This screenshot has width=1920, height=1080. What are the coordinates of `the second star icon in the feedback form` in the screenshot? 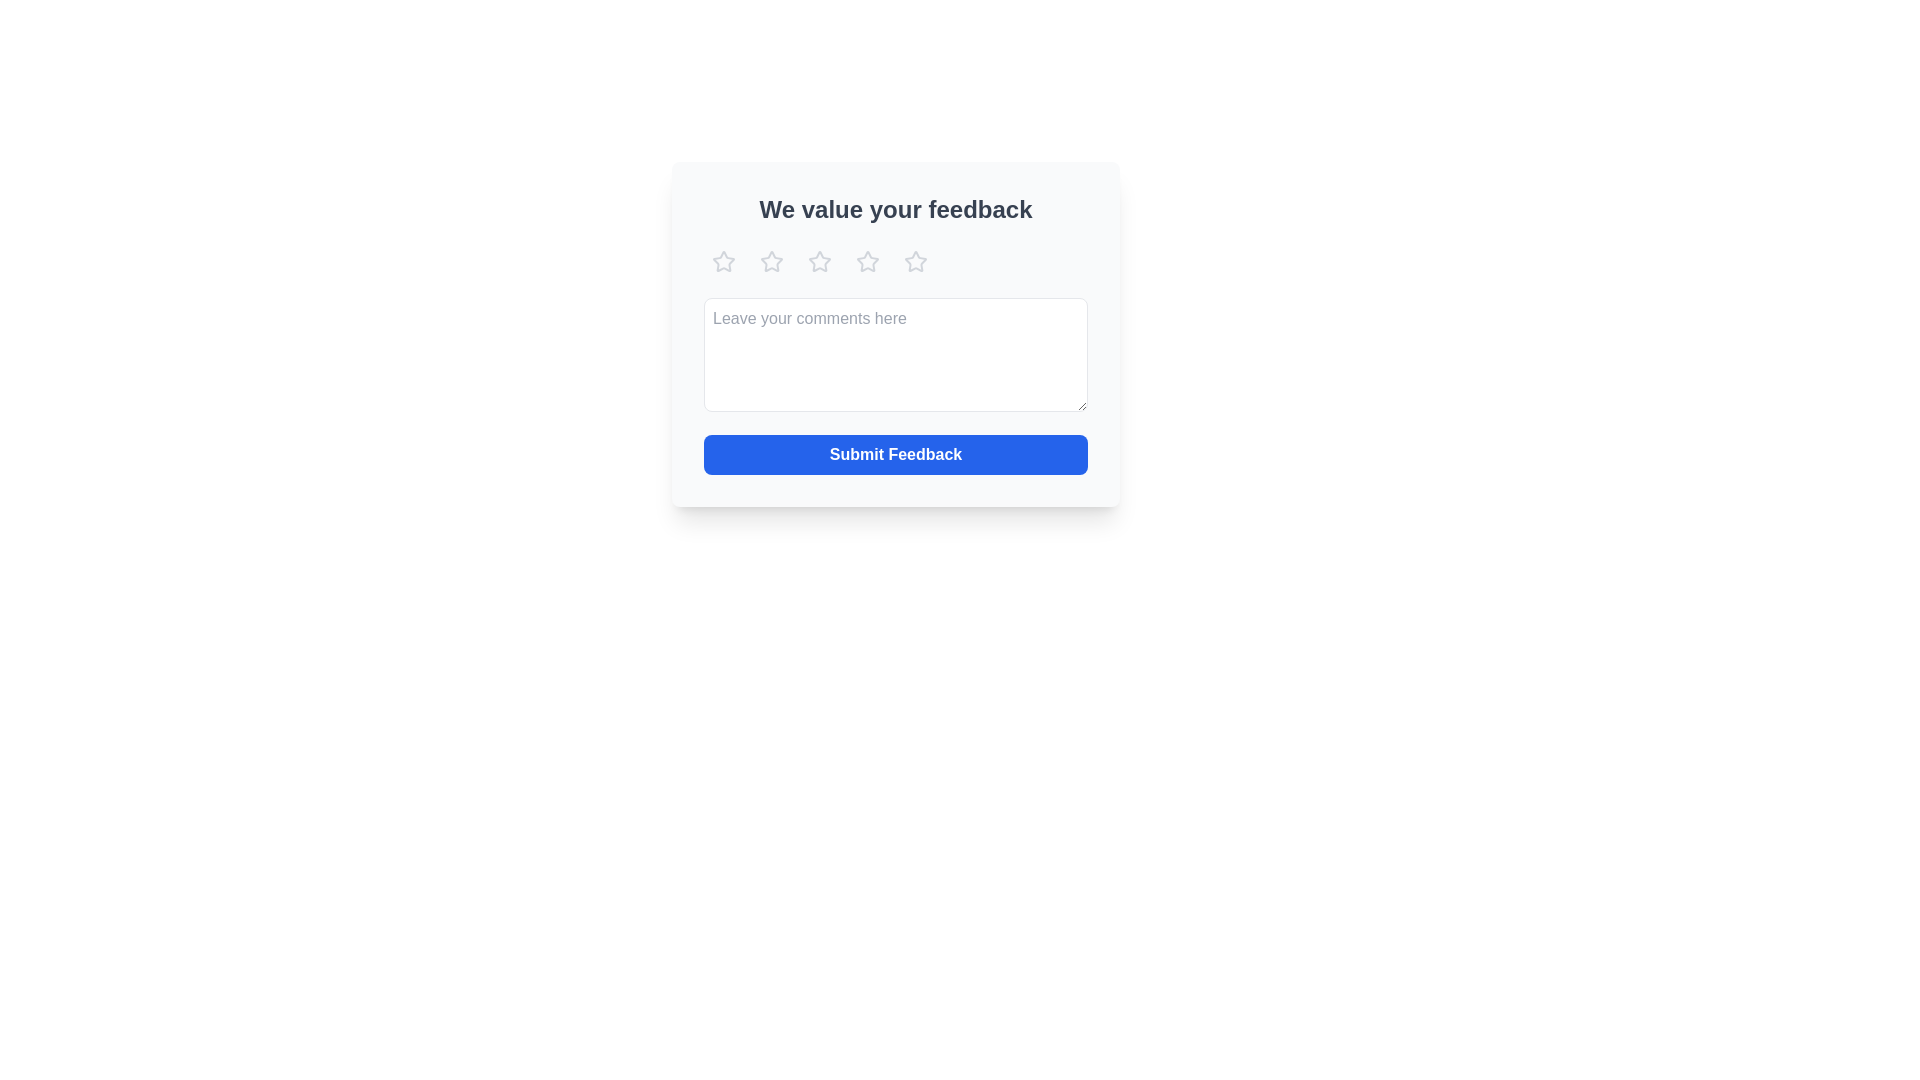 It's located at (868, 260).